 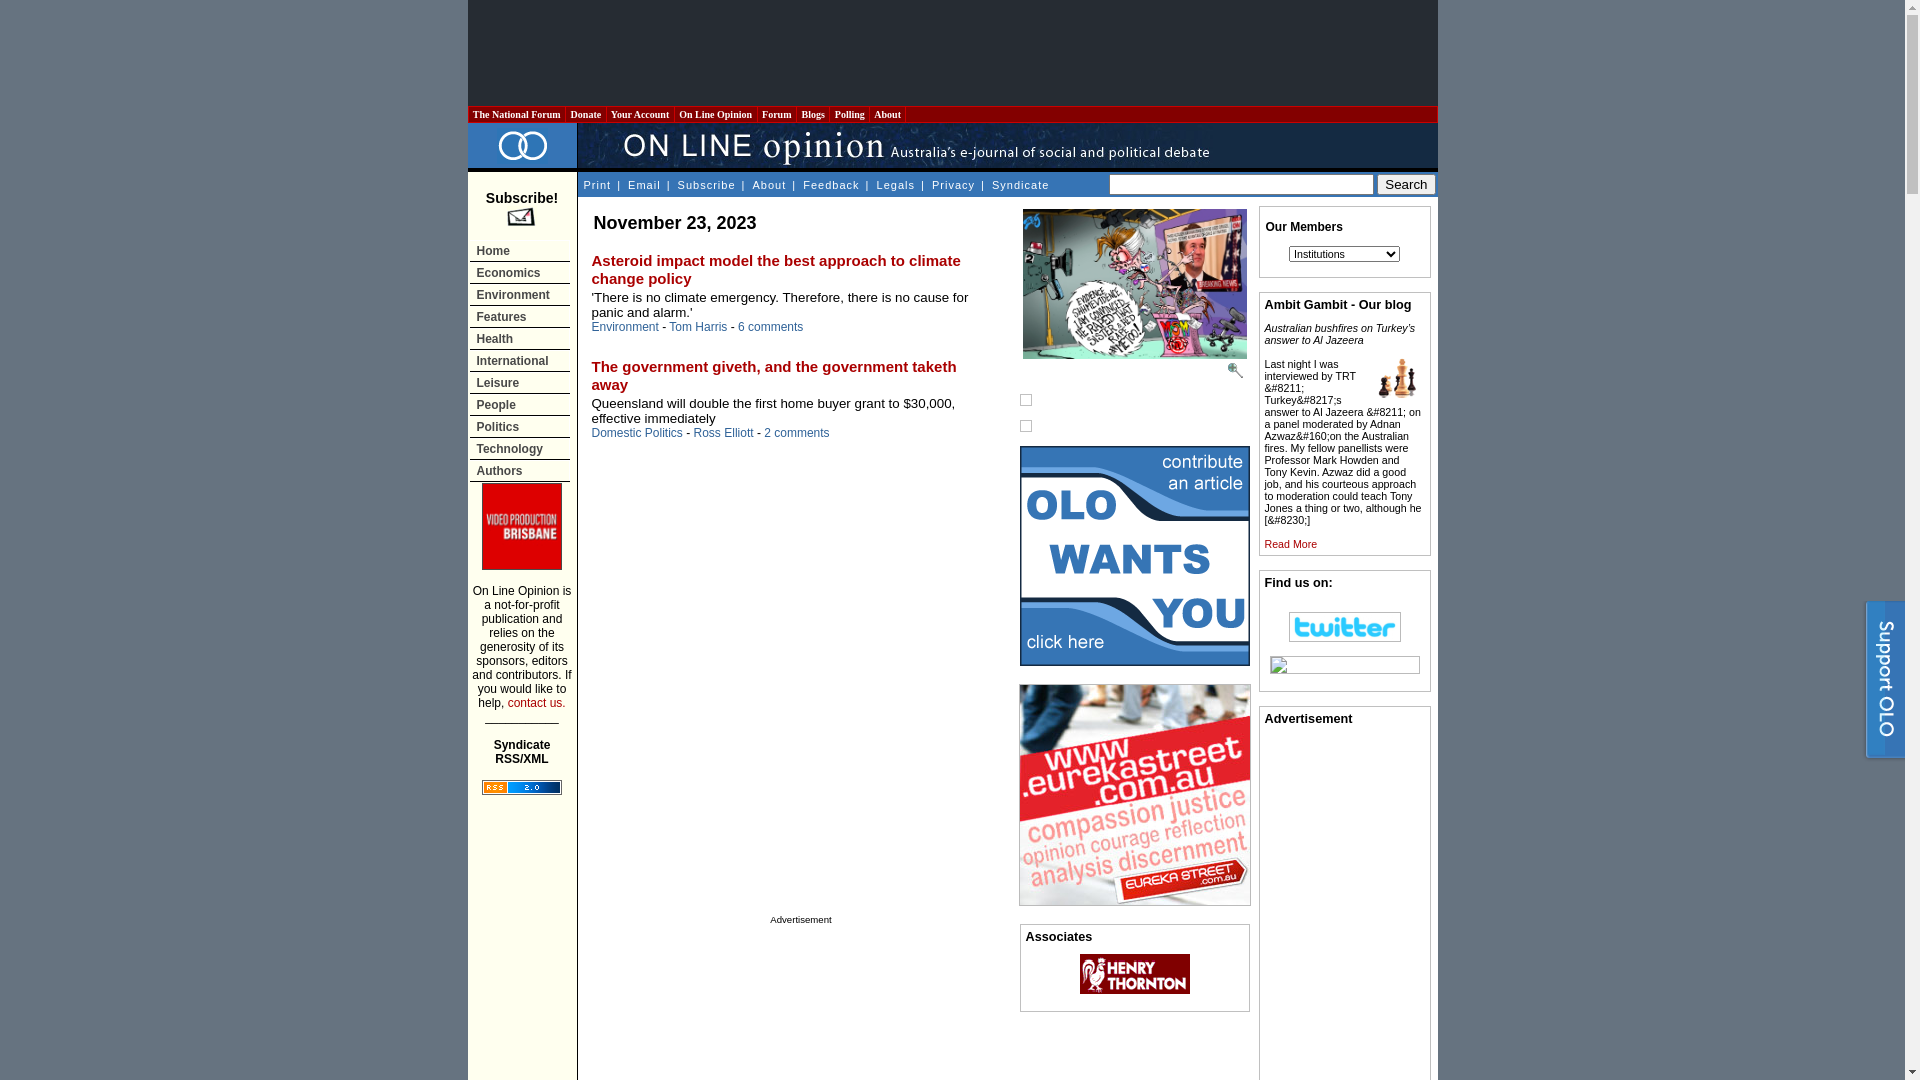 What do you see at coordinates (522, 209) in the screenshot?
I see `'Subscribe!'` at bounding box center [522, 209].